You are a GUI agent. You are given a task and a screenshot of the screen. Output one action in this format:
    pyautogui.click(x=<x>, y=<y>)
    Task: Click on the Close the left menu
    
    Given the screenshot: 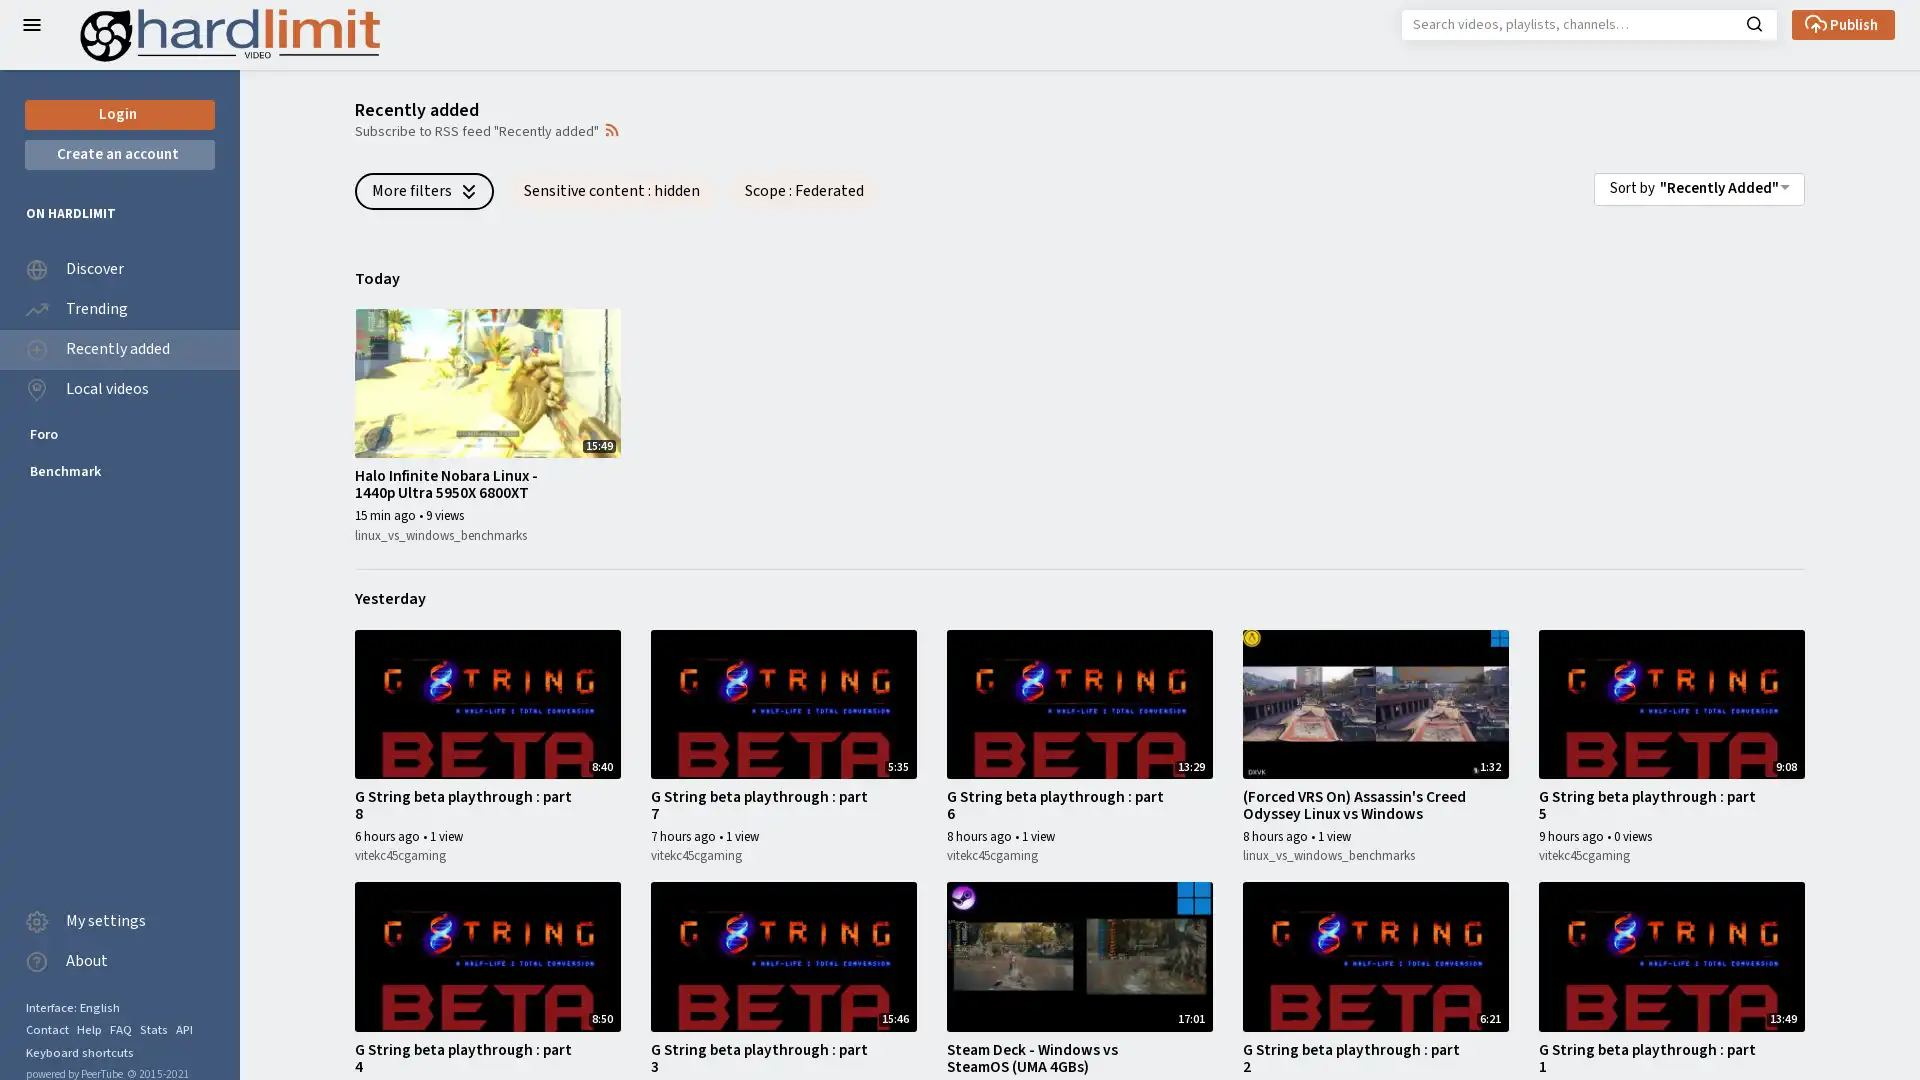 What is the action you would take?
    pyautogui.click(x=32, y=24)
    